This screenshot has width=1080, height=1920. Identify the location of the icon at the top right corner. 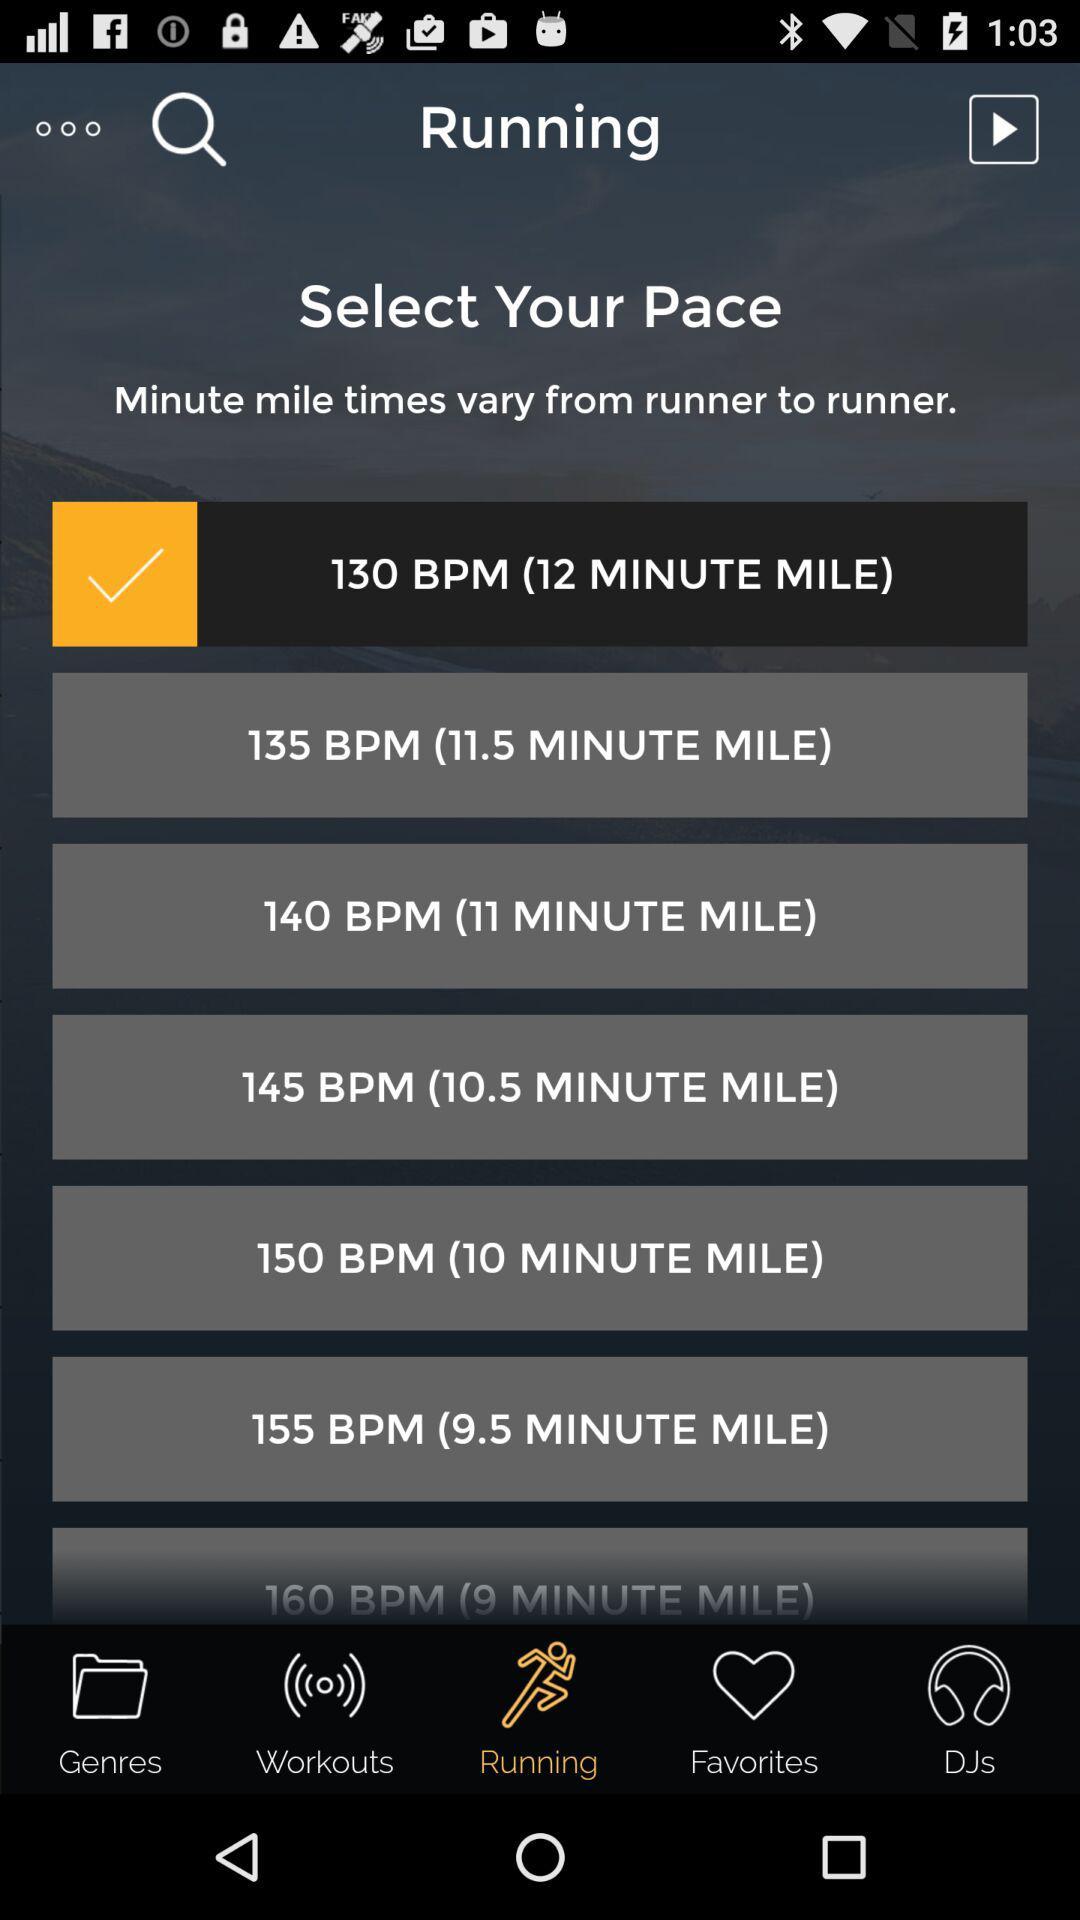
(1009, 127).